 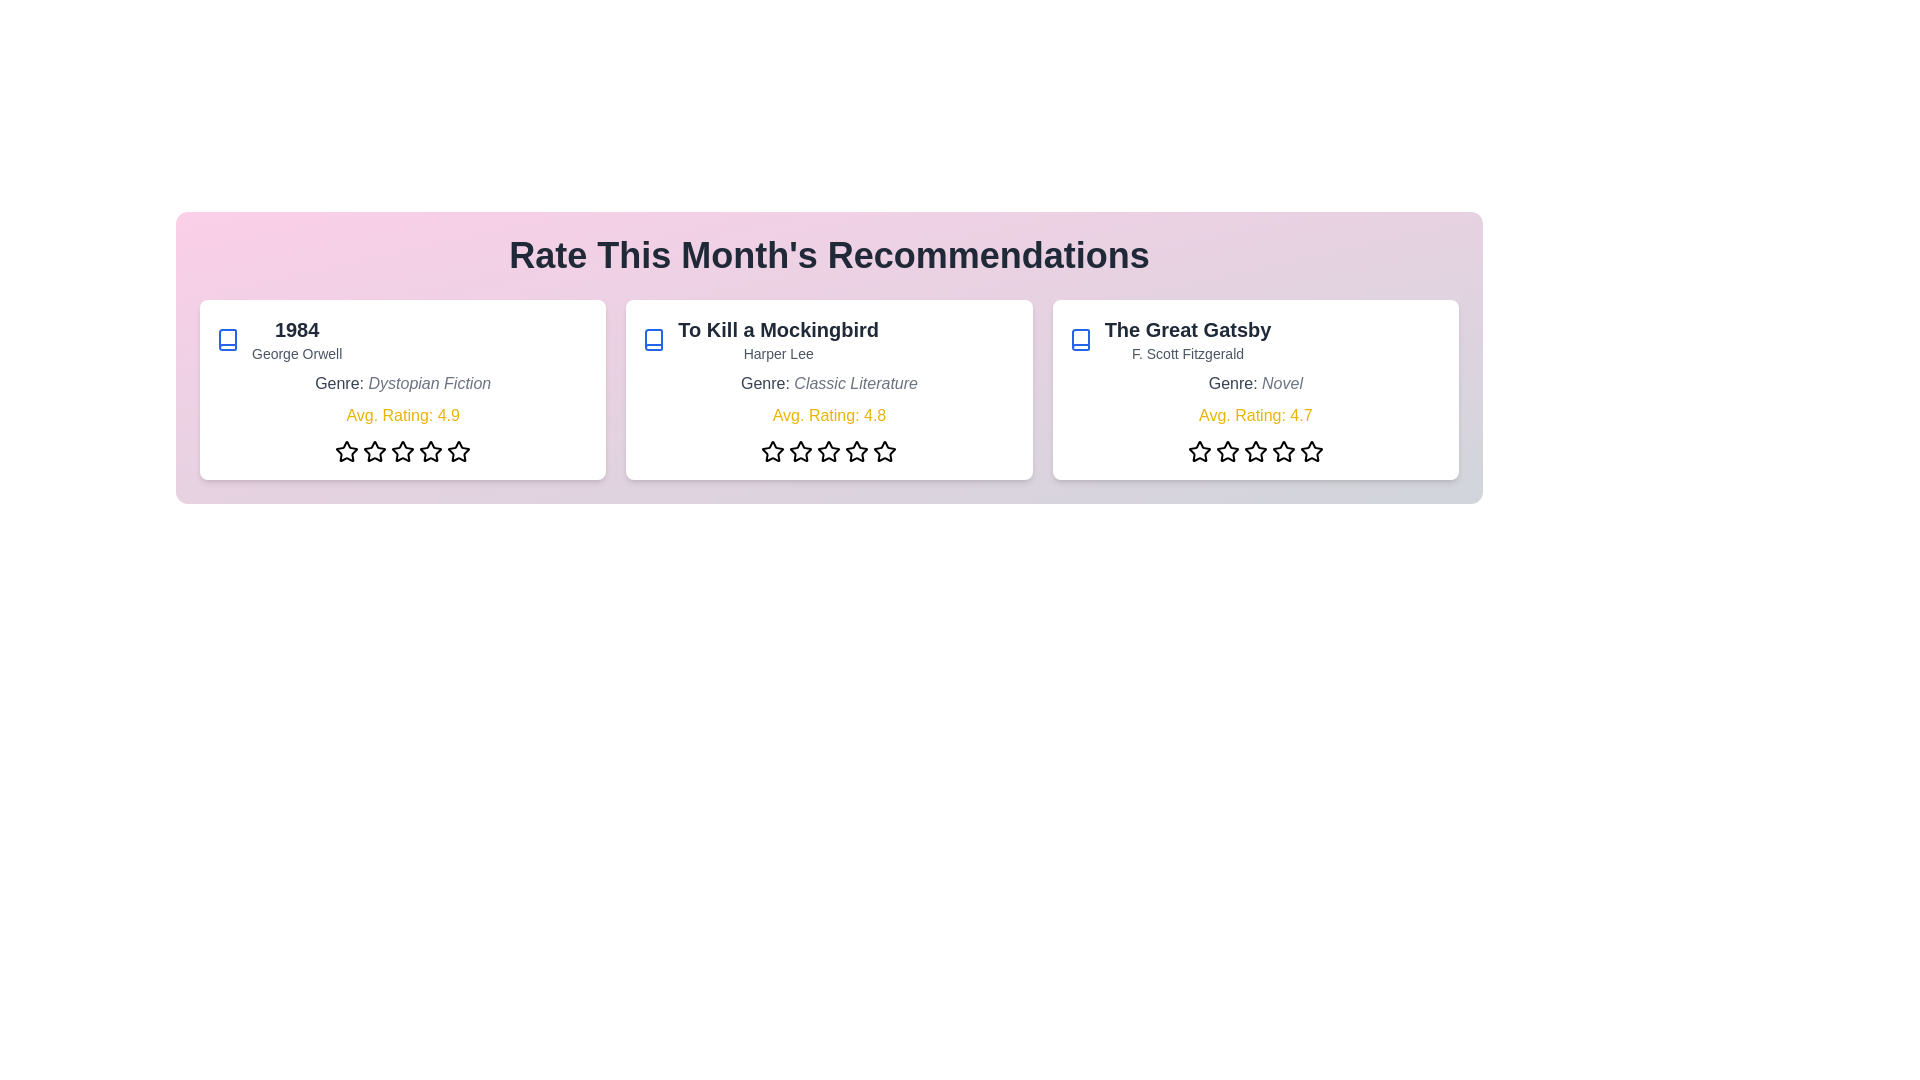 I want to click on the book icon for the book titled '1984', so click(x=227, y=338).